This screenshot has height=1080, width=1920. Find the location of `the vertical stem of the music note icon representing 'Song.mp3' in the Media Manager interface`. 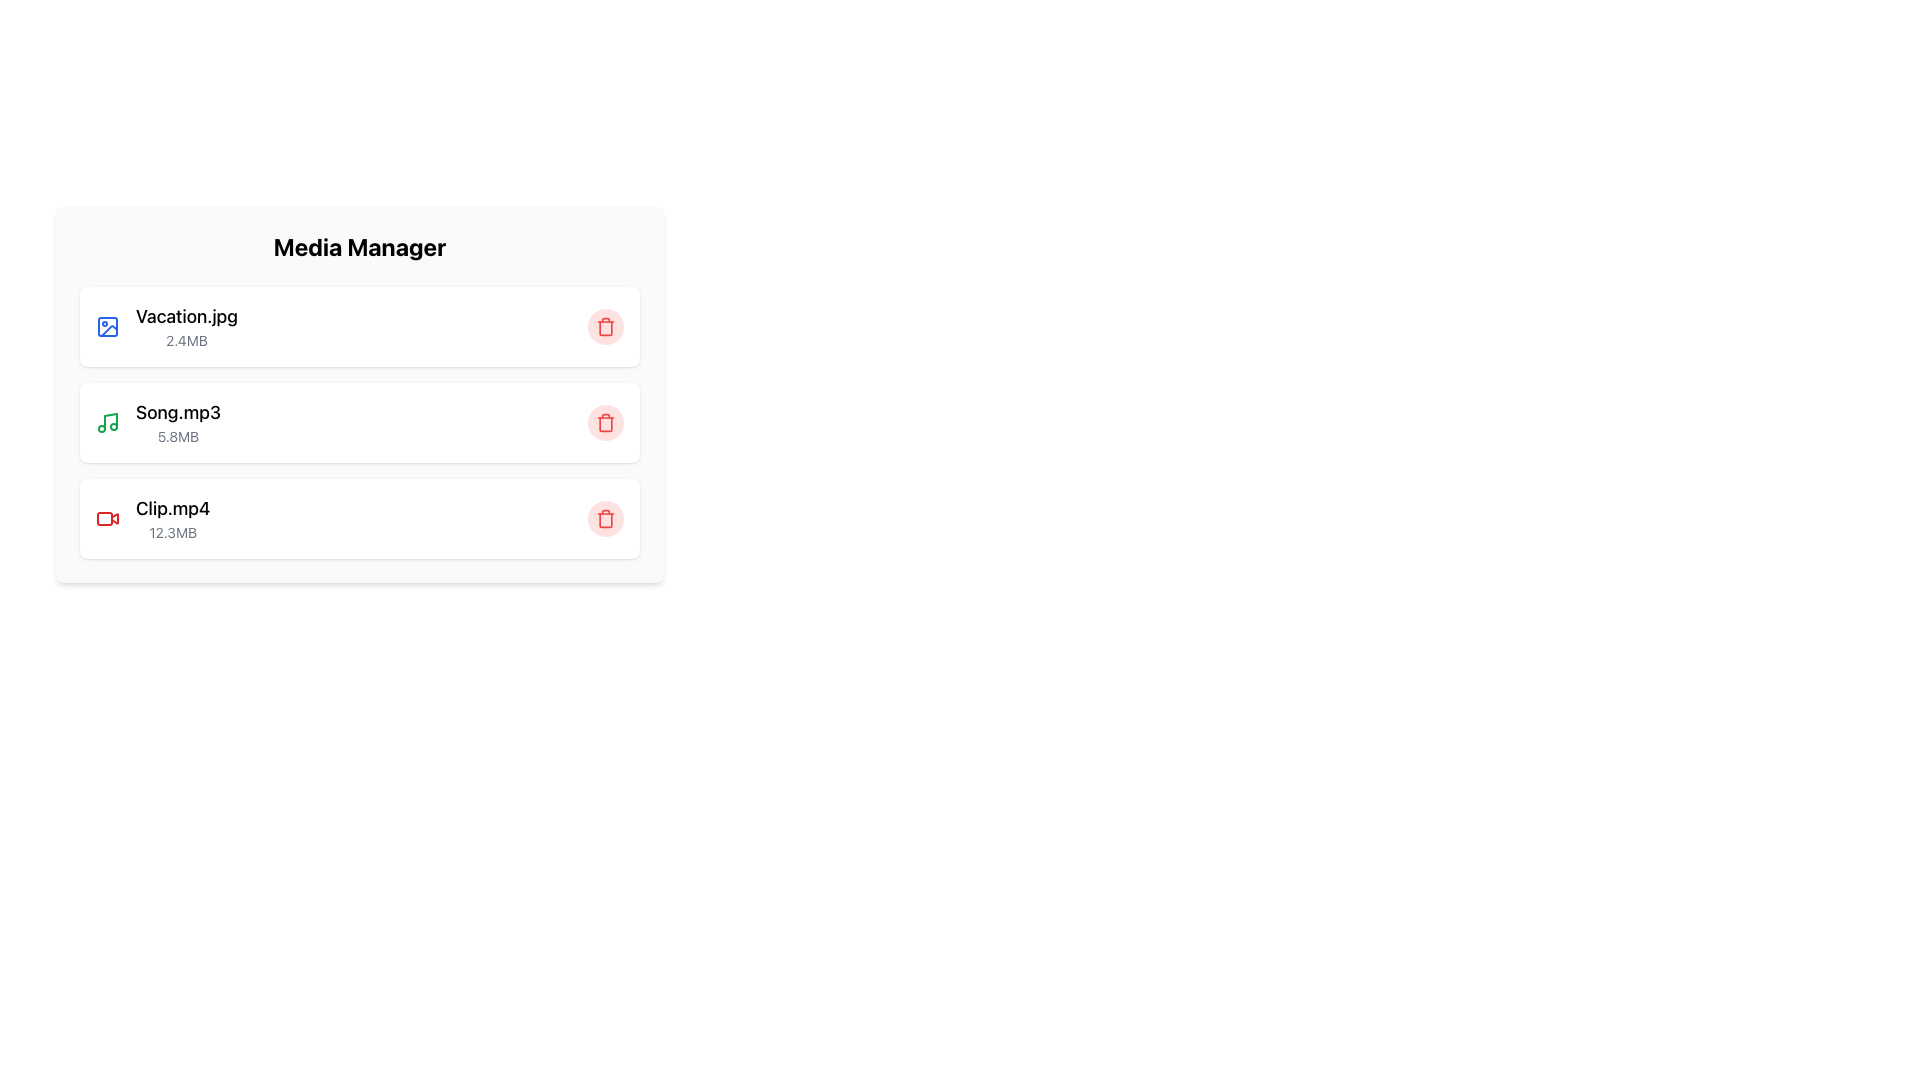

the vertical stem of the music note icon representing 'Song.mp3' in the Media Manager interface is located at coordinates (109, 420).